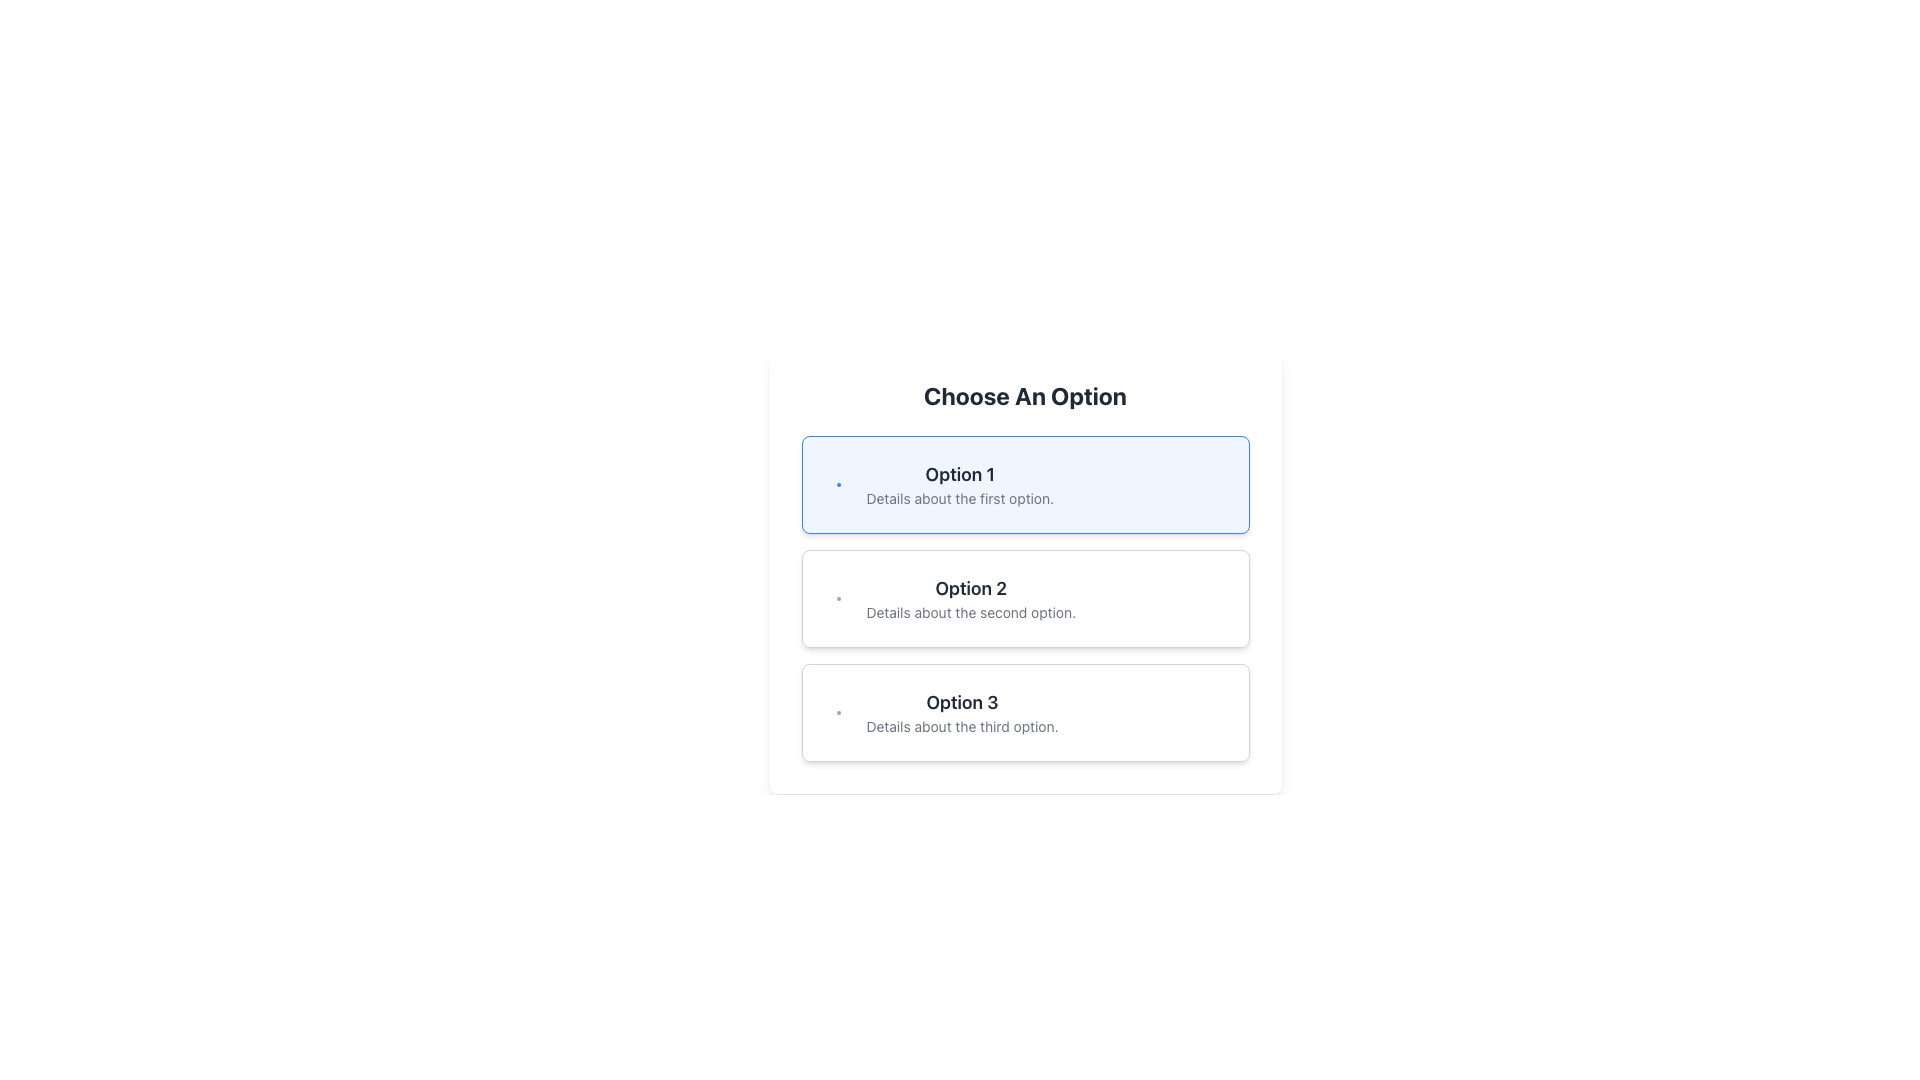  What do you see at coordinates (1025, 712) in the screenshot?
I see `the third button labeled 'Option 3'` at bounding box center [1025, 712].